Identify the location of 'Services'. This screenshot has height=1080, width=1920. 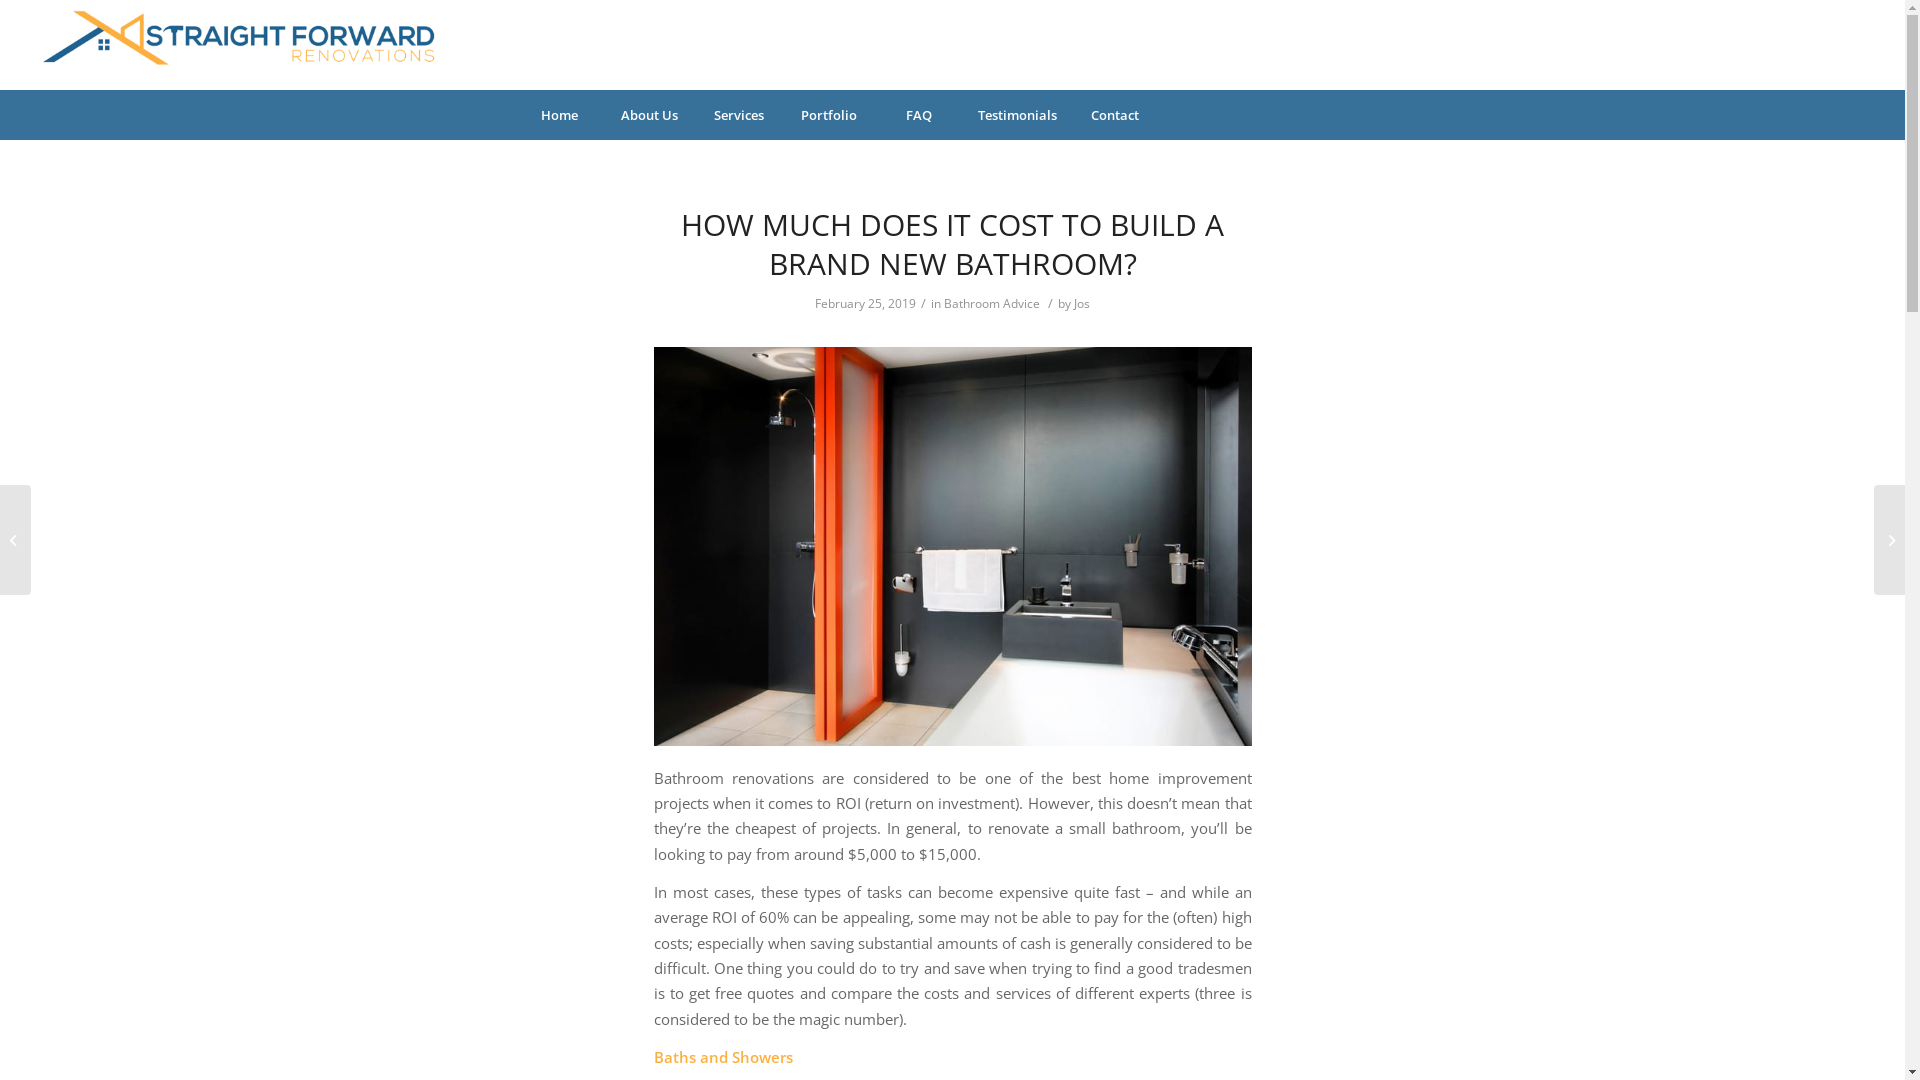
(738, 115).